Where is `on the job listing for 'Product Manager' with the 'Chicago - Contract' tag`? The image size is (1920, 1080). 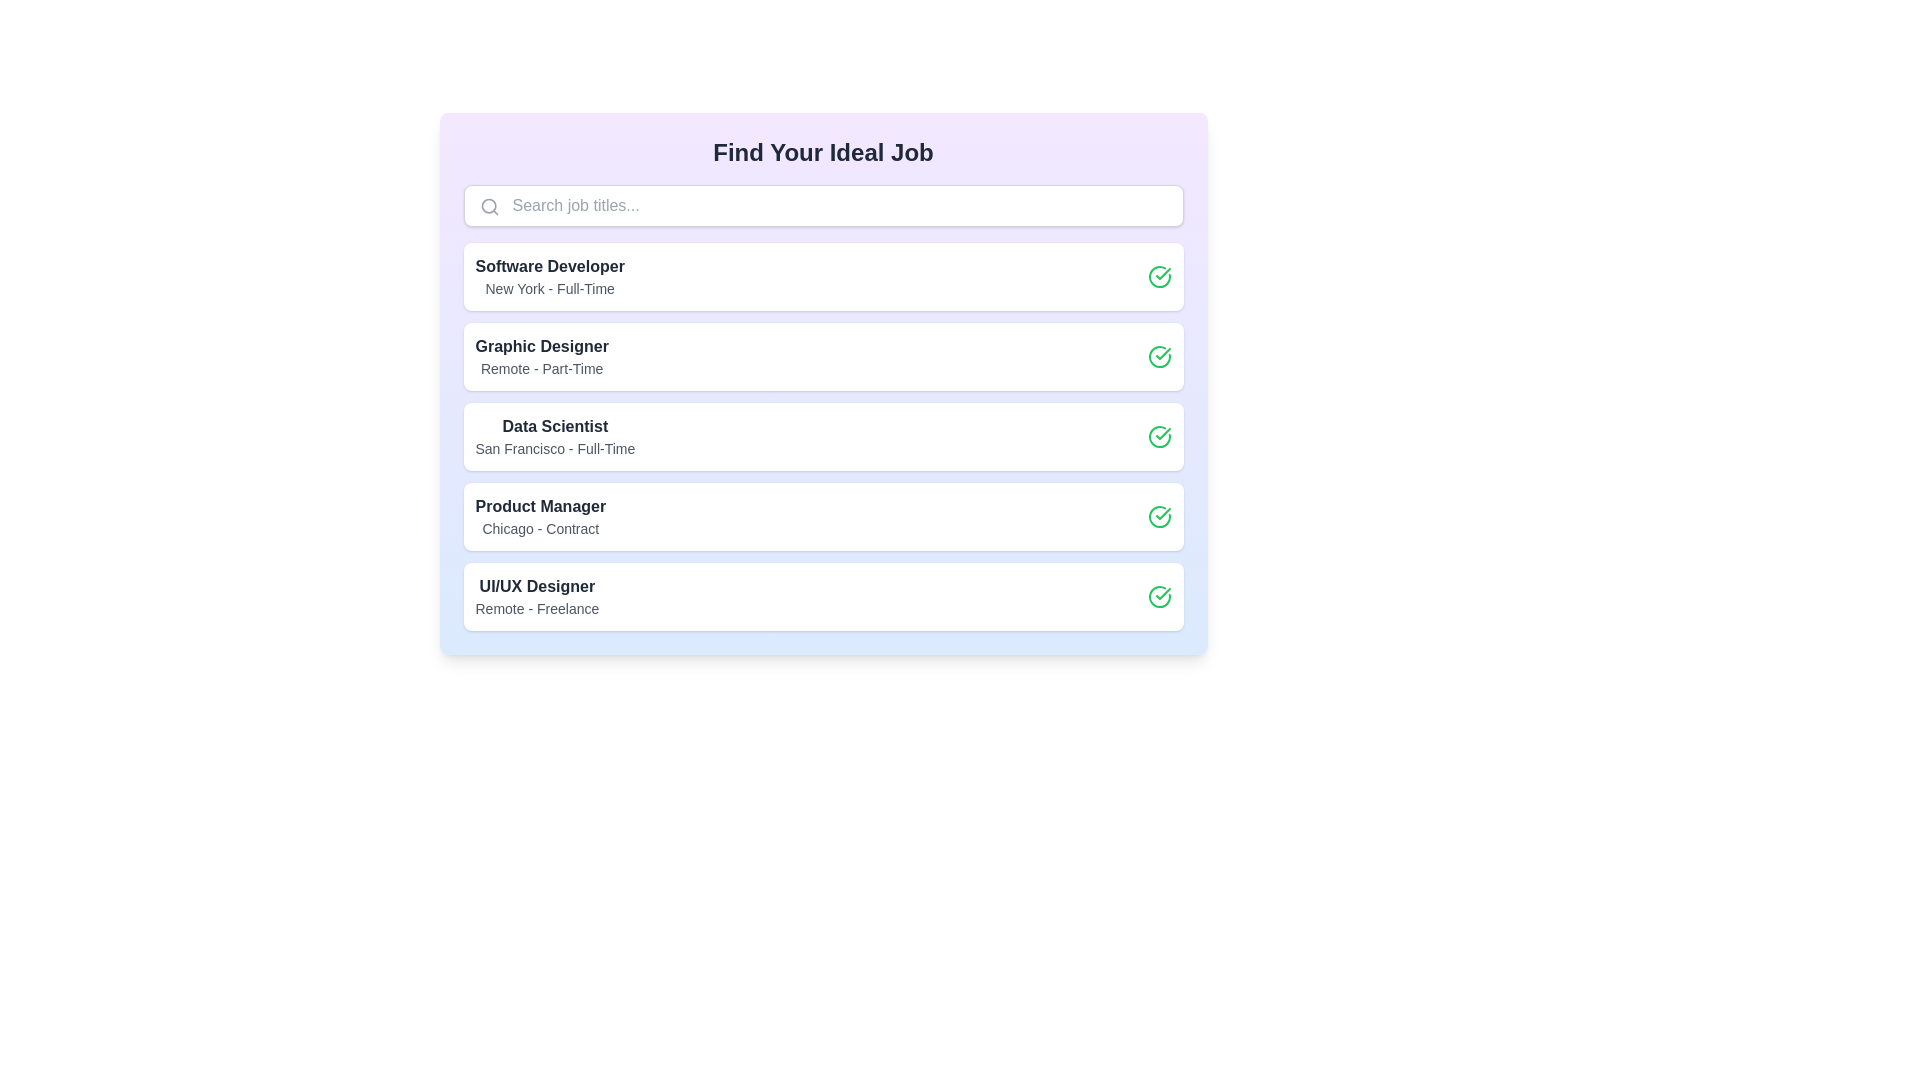
on the job listing for 'Product Manager' with the 'Chicago - Contract' tag is located at coordinates (823, 515).